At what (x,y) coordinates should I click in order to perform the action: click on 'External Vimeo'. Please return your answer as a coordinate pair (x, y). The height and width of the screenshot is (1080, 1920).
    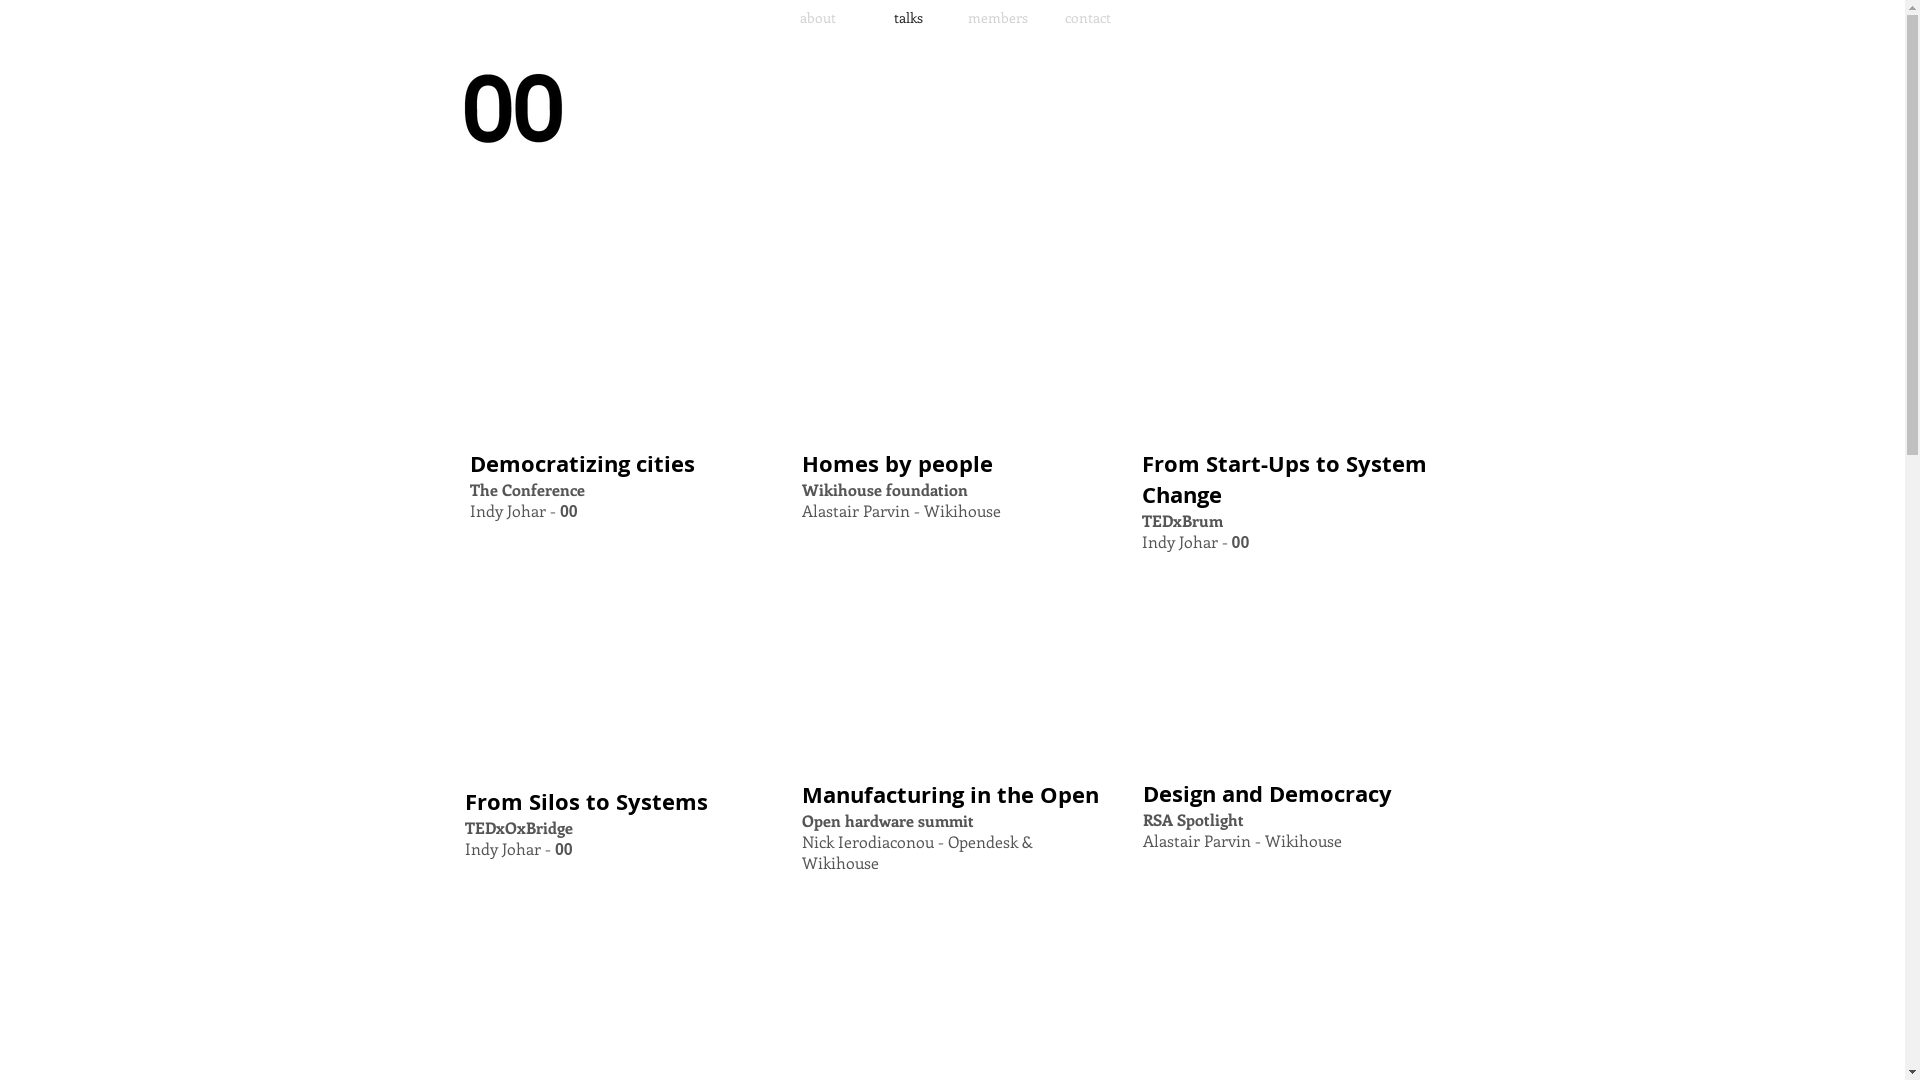
    Looking at the image, I should click on (950, 664).